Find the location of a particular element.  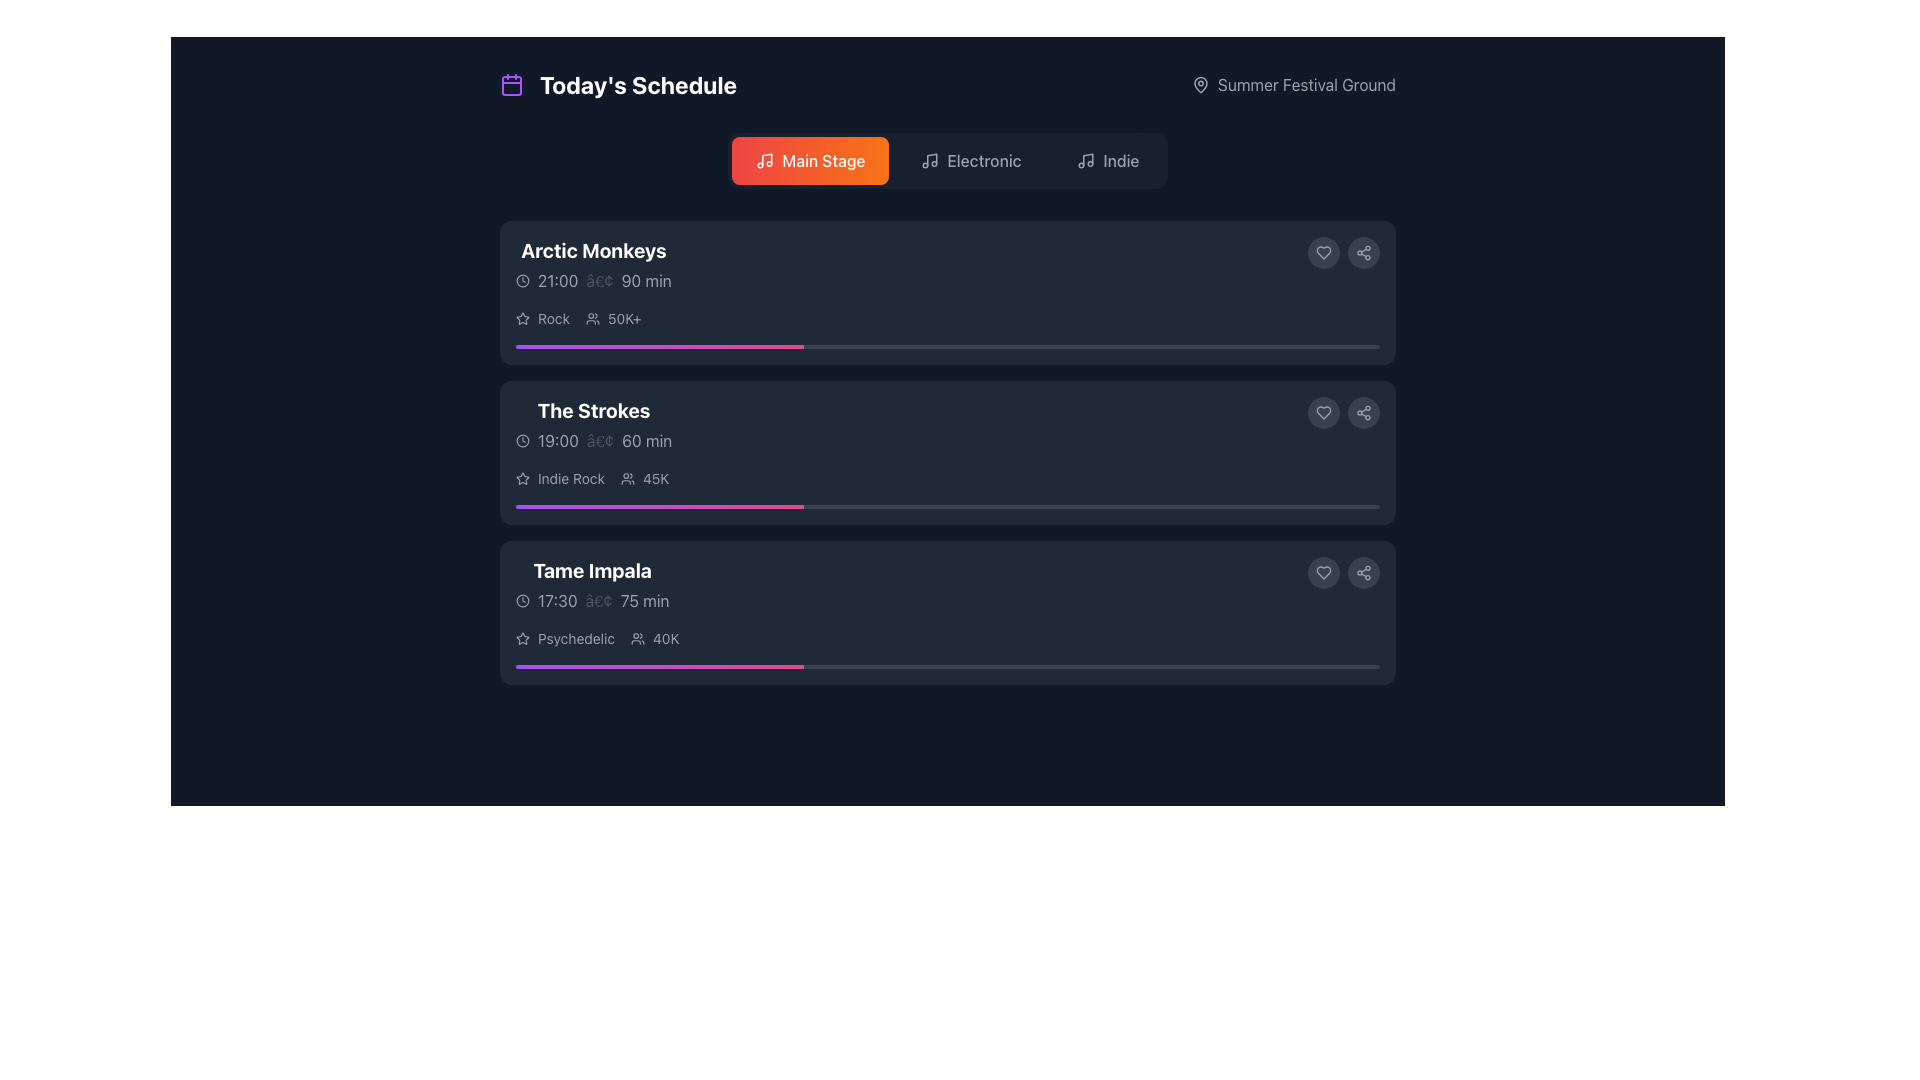

the music icon located to the left of the 'Main Stage' button, which is positioned below the 'Today's Schedule' title is located at coordinates (764, 160).